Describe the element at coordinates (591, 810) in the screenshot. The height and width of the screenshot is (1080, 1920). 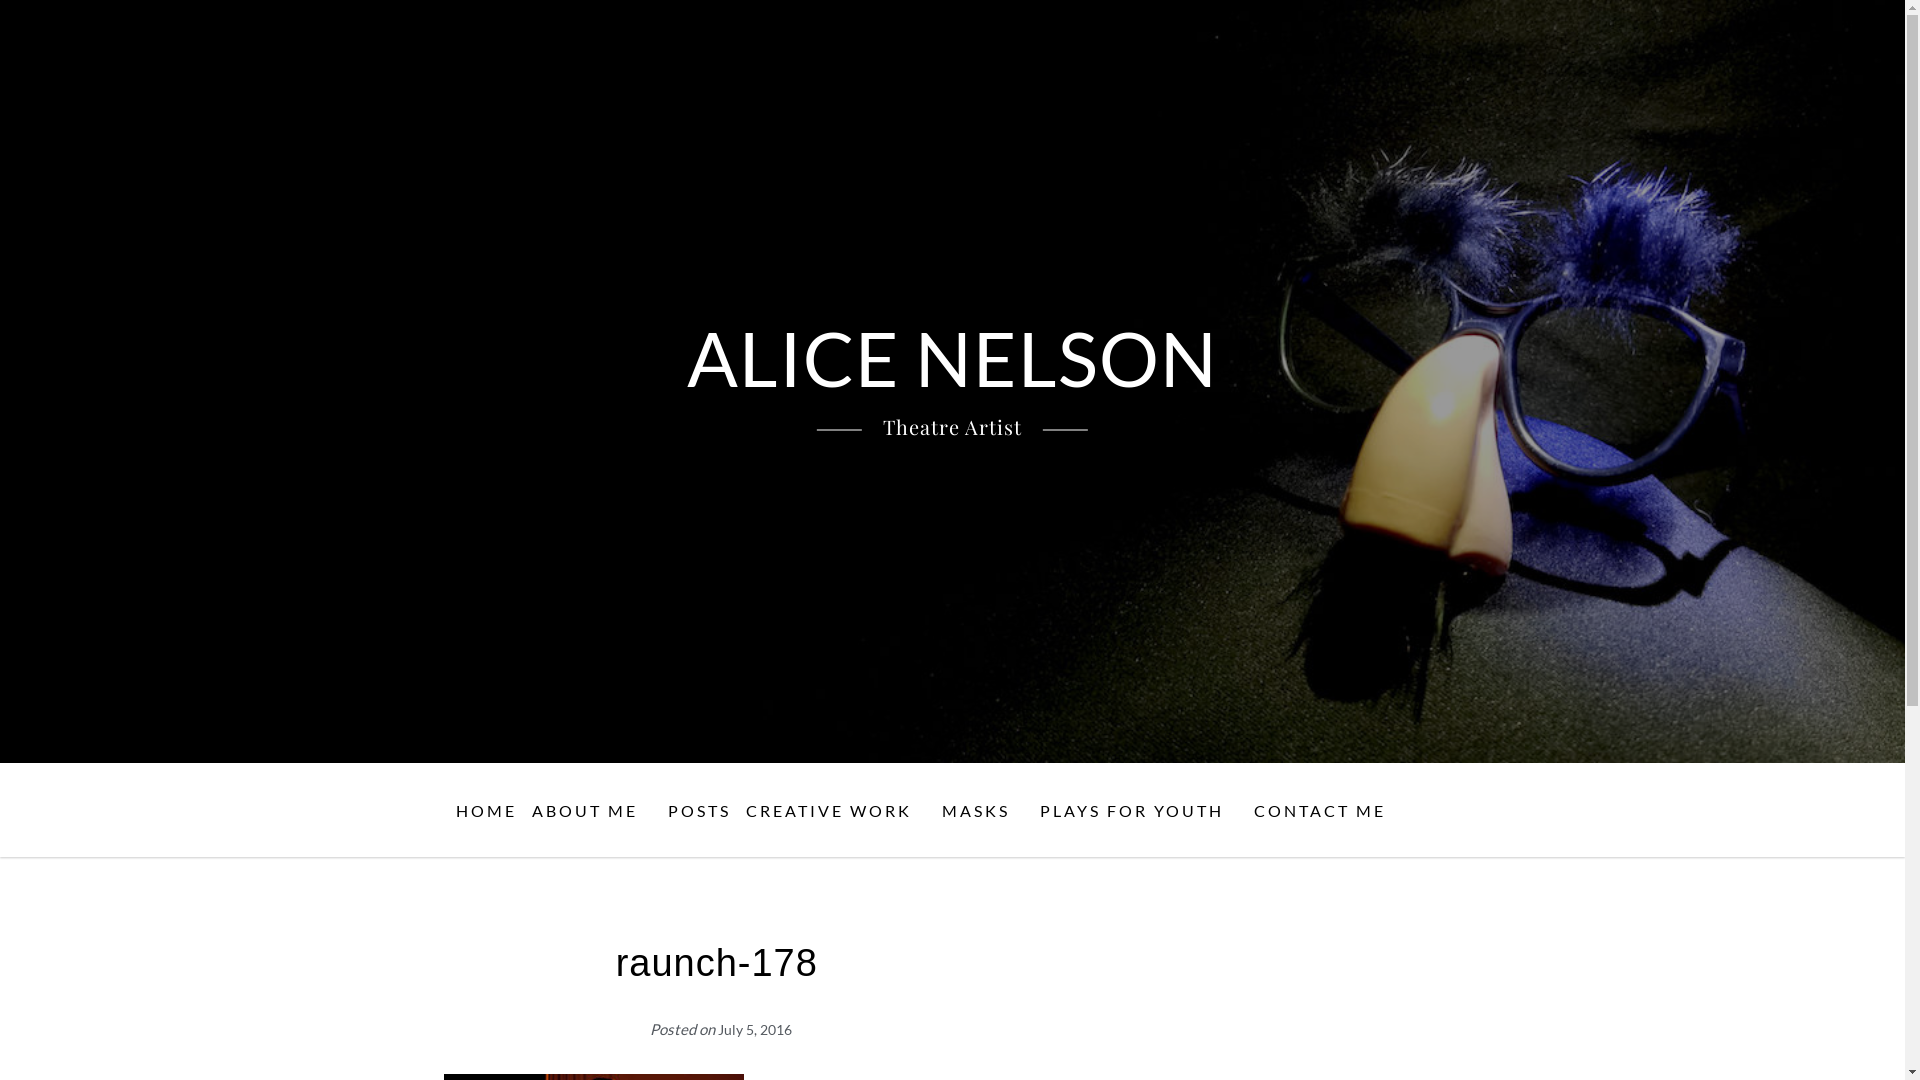
I see `'ABOUT ME'` at that location.